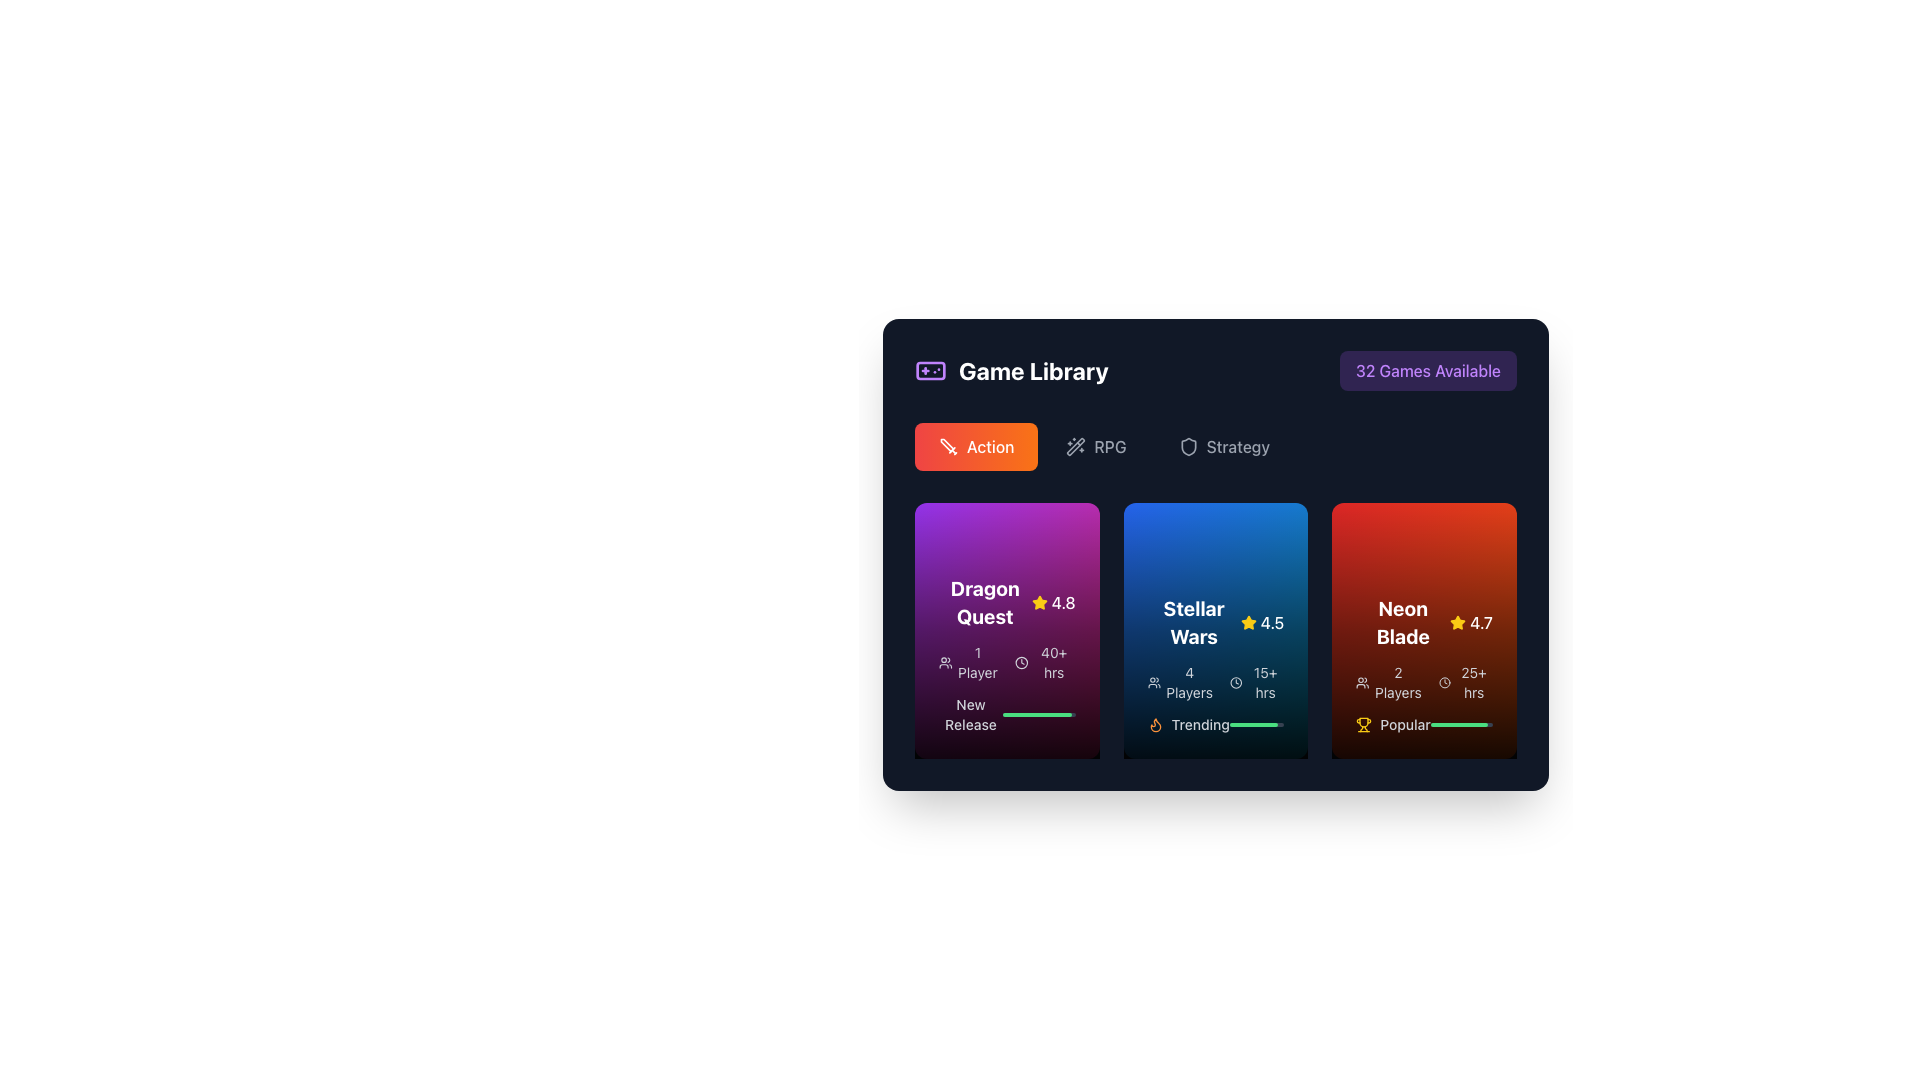 This screenshot has height=1080, width=1920. I want to click on the game details by clicking on the Text label with icon (rating indicator) for the game 'Neon Blade', which is located in the rightmost card of the third position in a horizontally aligned row of game entries, so click(1423, 622).